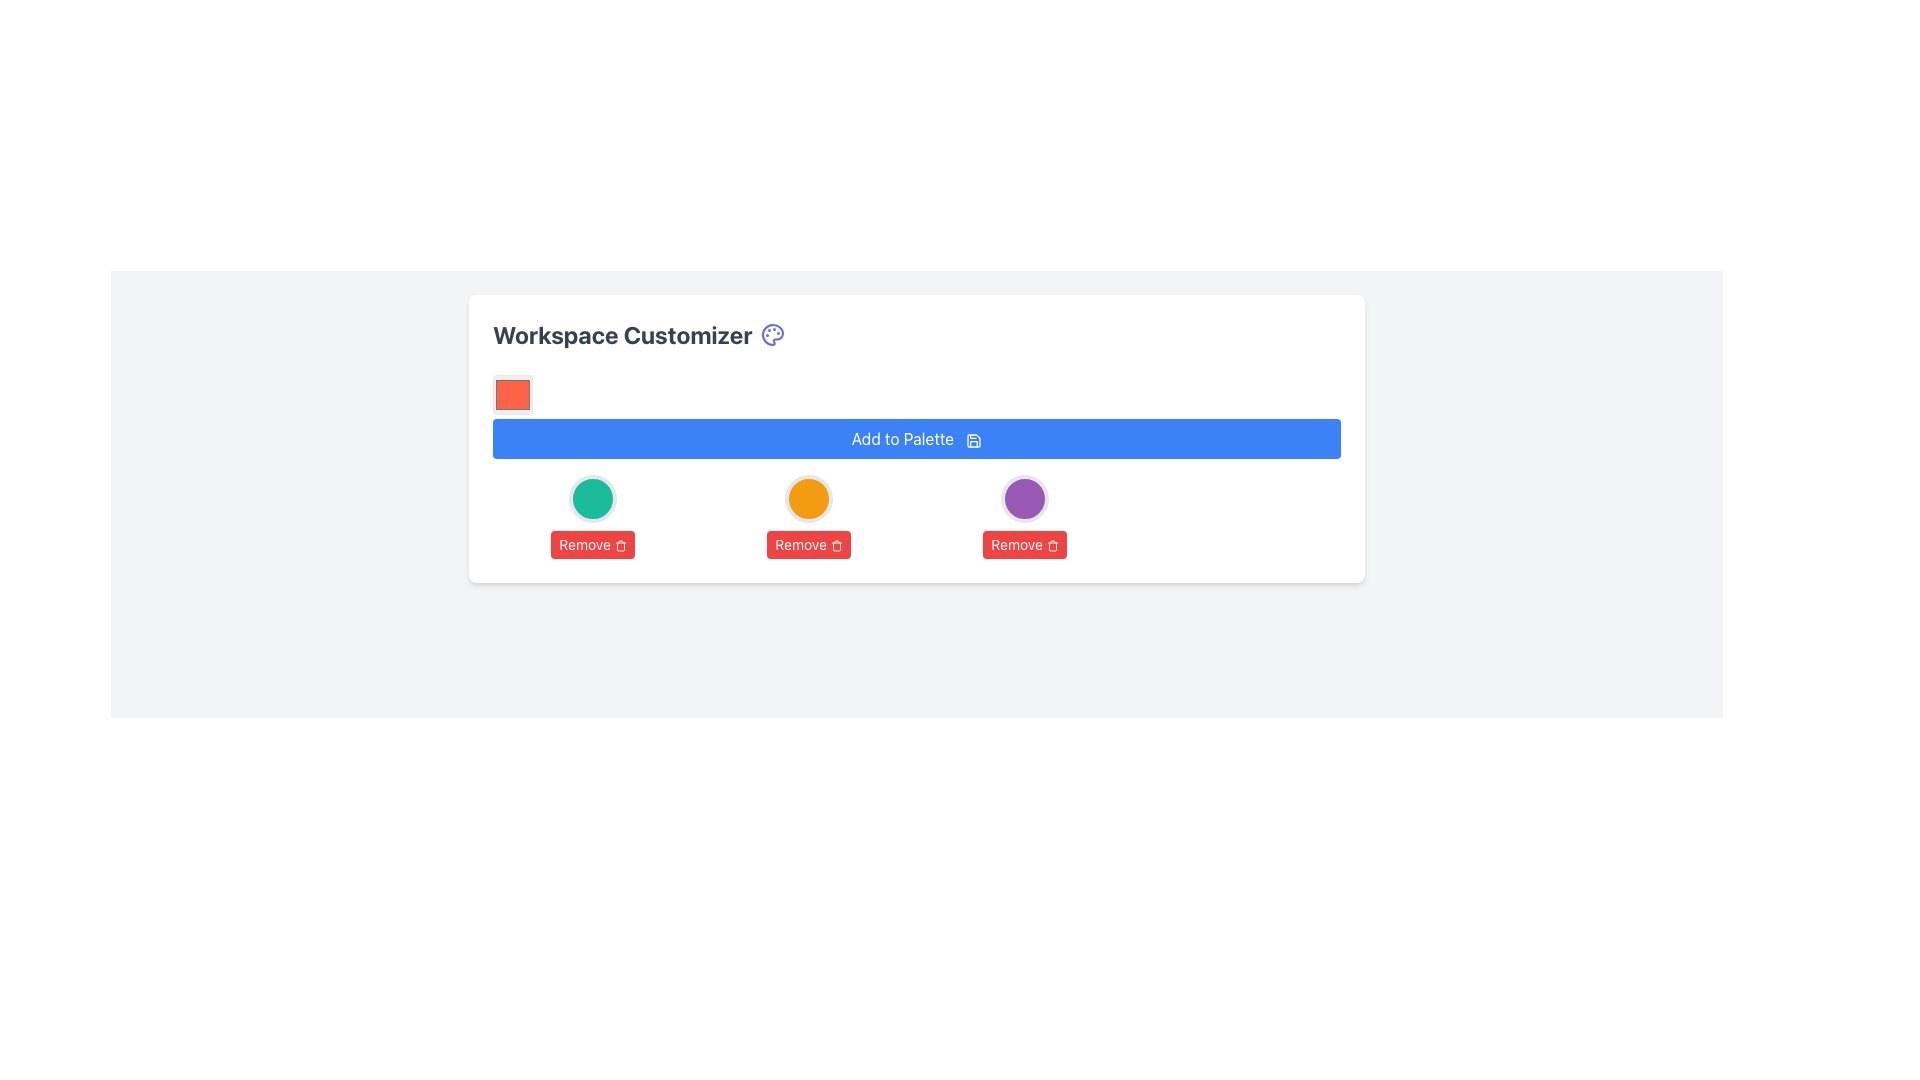 The width and height of the screenshot is (1920, 1080). Describe the element at coordinates (1051, 546) in the screenshot. I see `the trash icon with a red background, which is located inside the 'Remove' button beneath the green circular item` at that location.